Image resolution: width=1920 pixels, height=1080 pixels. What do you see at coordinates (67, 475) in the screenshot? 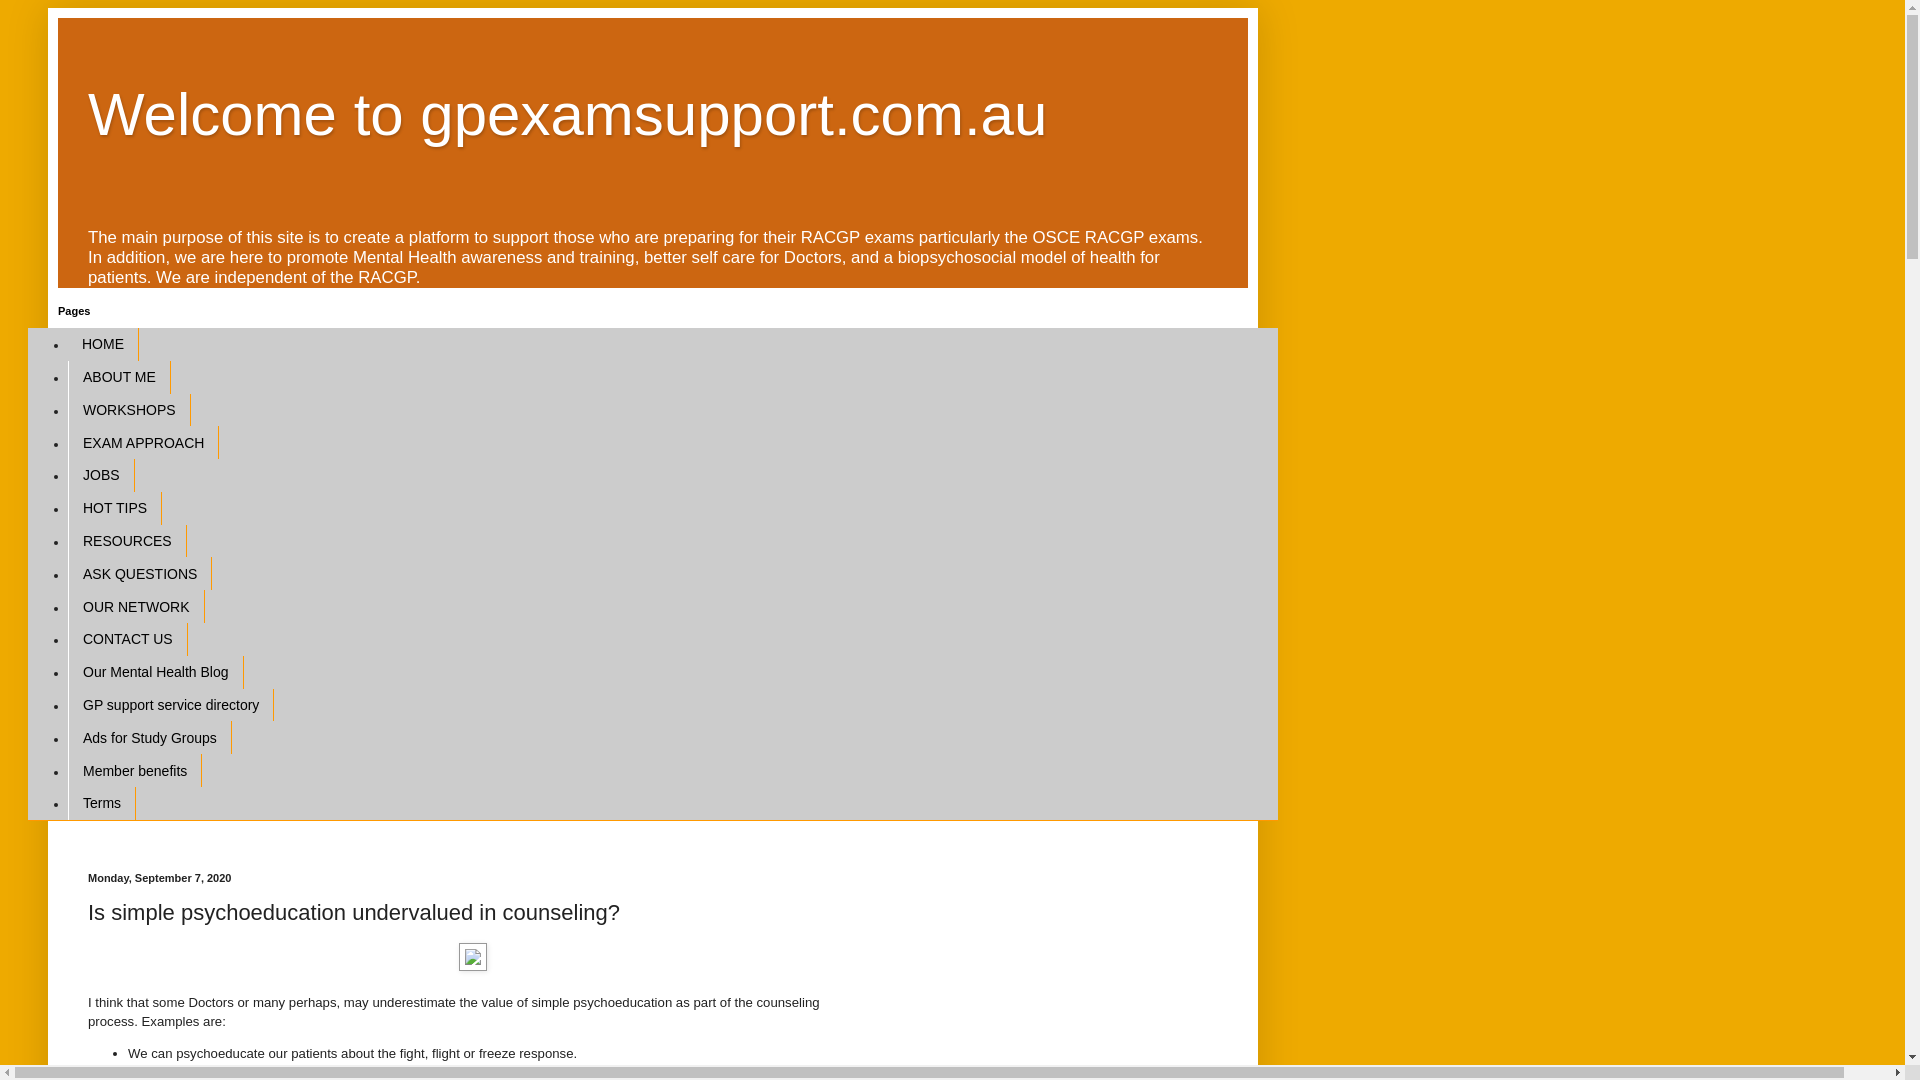
I see `'JOBS'` at bounding box center [67, 475].